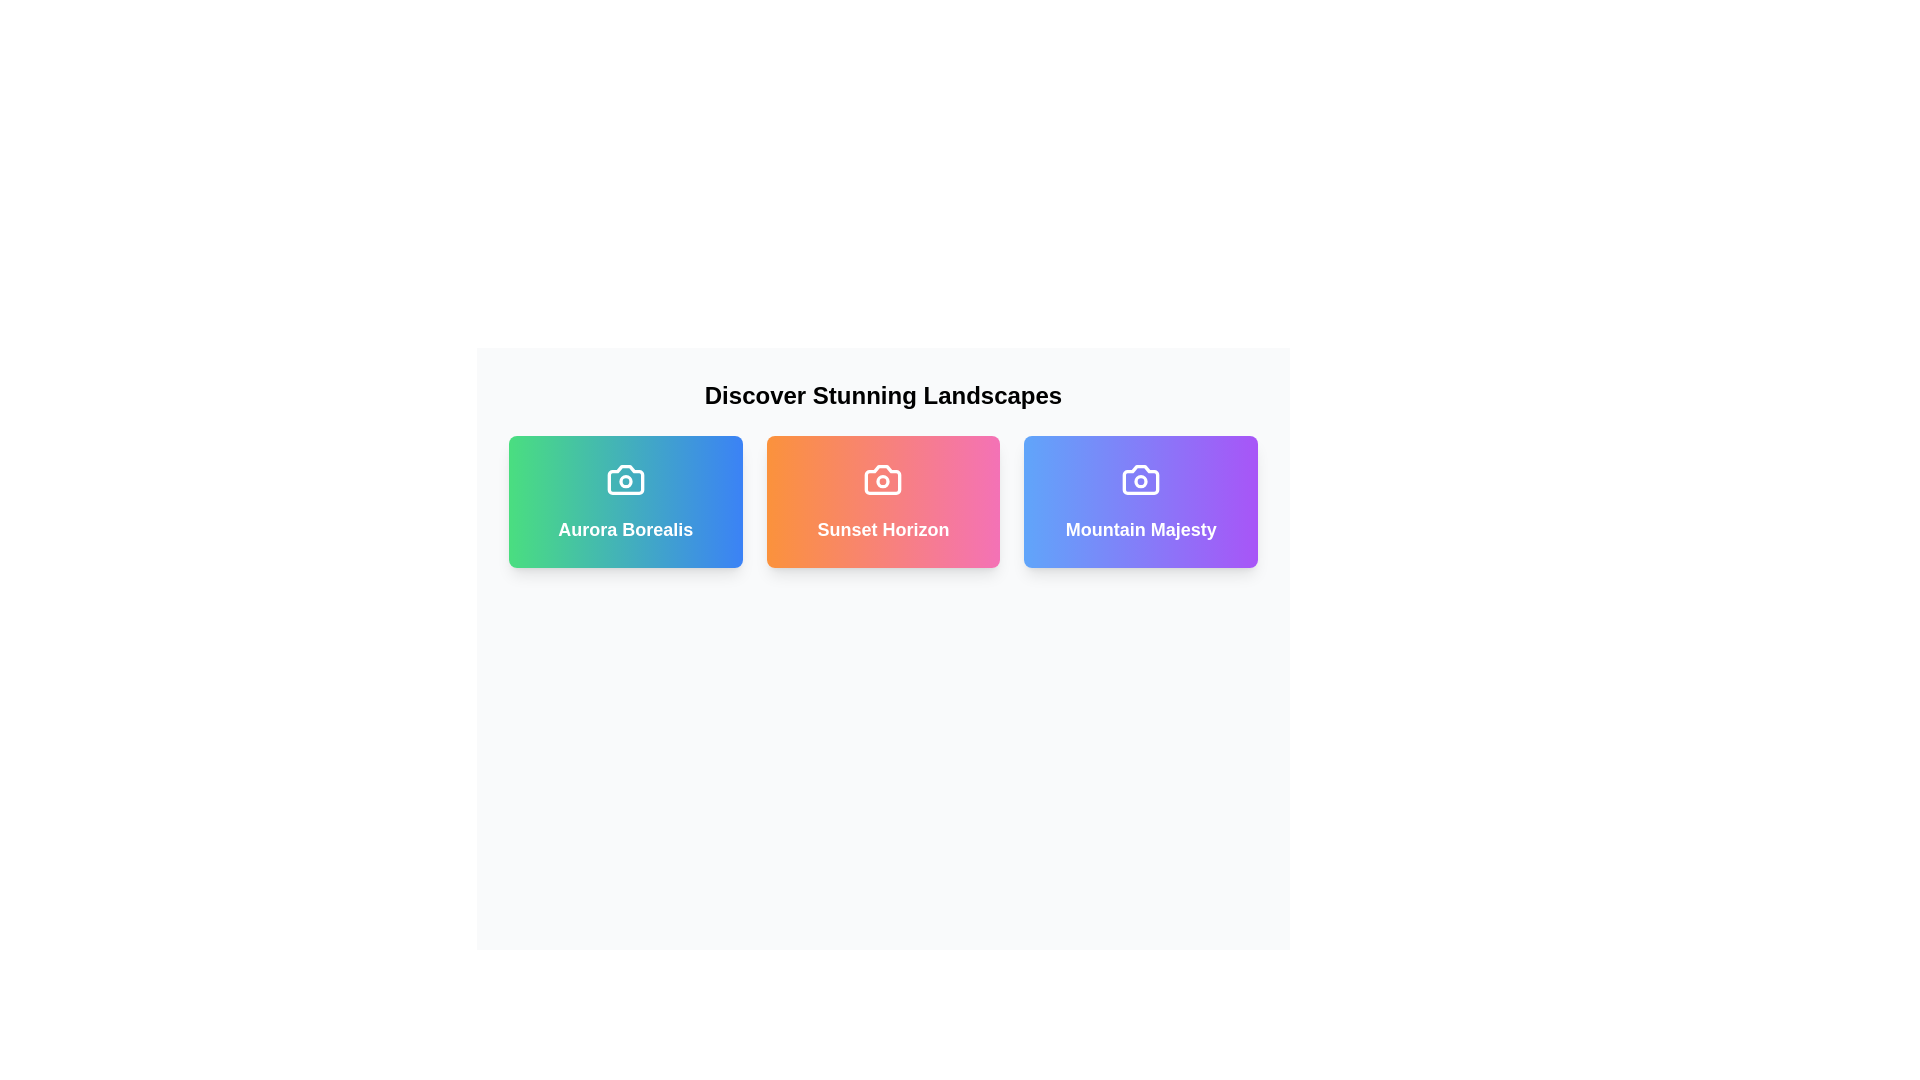 This screenshot has width=1920, height=1080. What do you see at coordinates (882, 500) in the screenshot?
I see `the second interactive card labeled 'Sunset Horizon'` at bounding box center [882, 500].